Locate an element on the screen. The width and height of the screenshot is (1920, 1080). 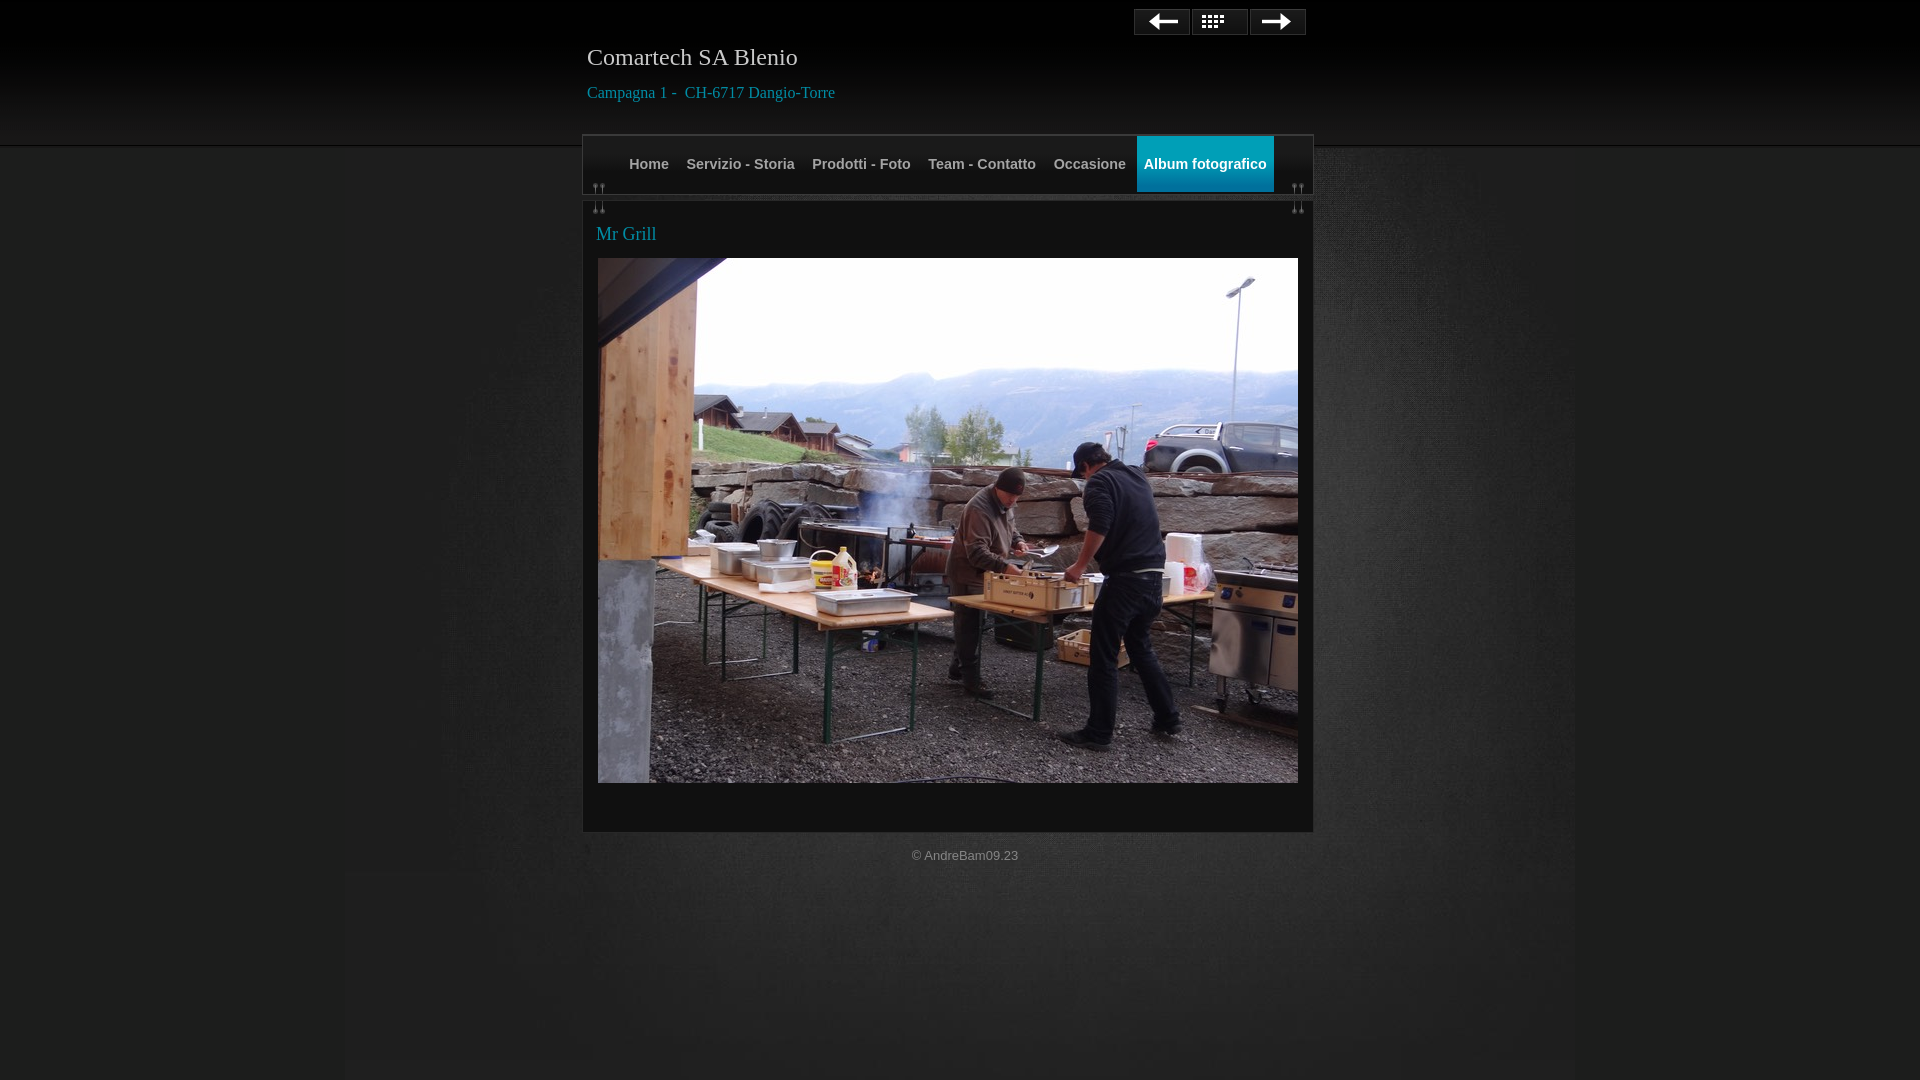
'Avanti' is located at coordinates (1276, 22).